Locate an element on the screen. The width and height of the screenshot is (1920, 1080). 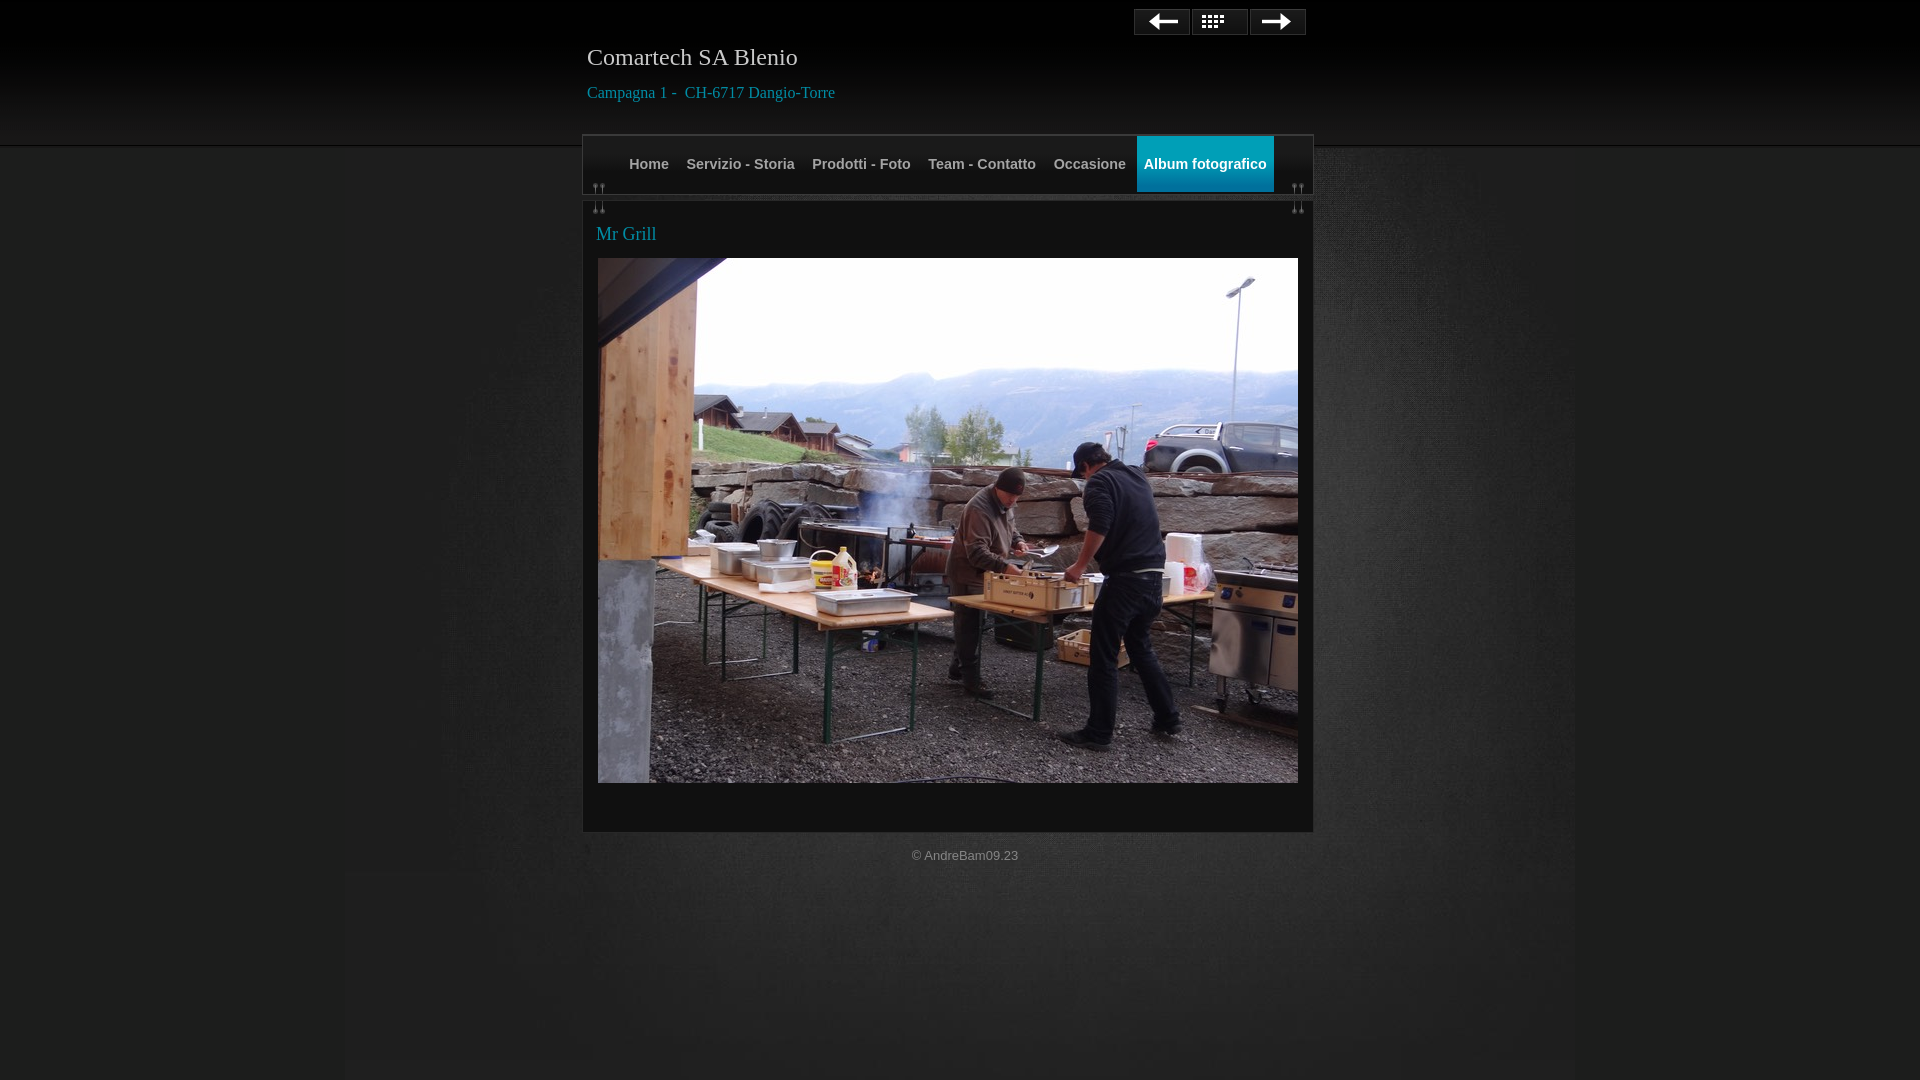
'Avanti' is located at coordinates (1276, 22).